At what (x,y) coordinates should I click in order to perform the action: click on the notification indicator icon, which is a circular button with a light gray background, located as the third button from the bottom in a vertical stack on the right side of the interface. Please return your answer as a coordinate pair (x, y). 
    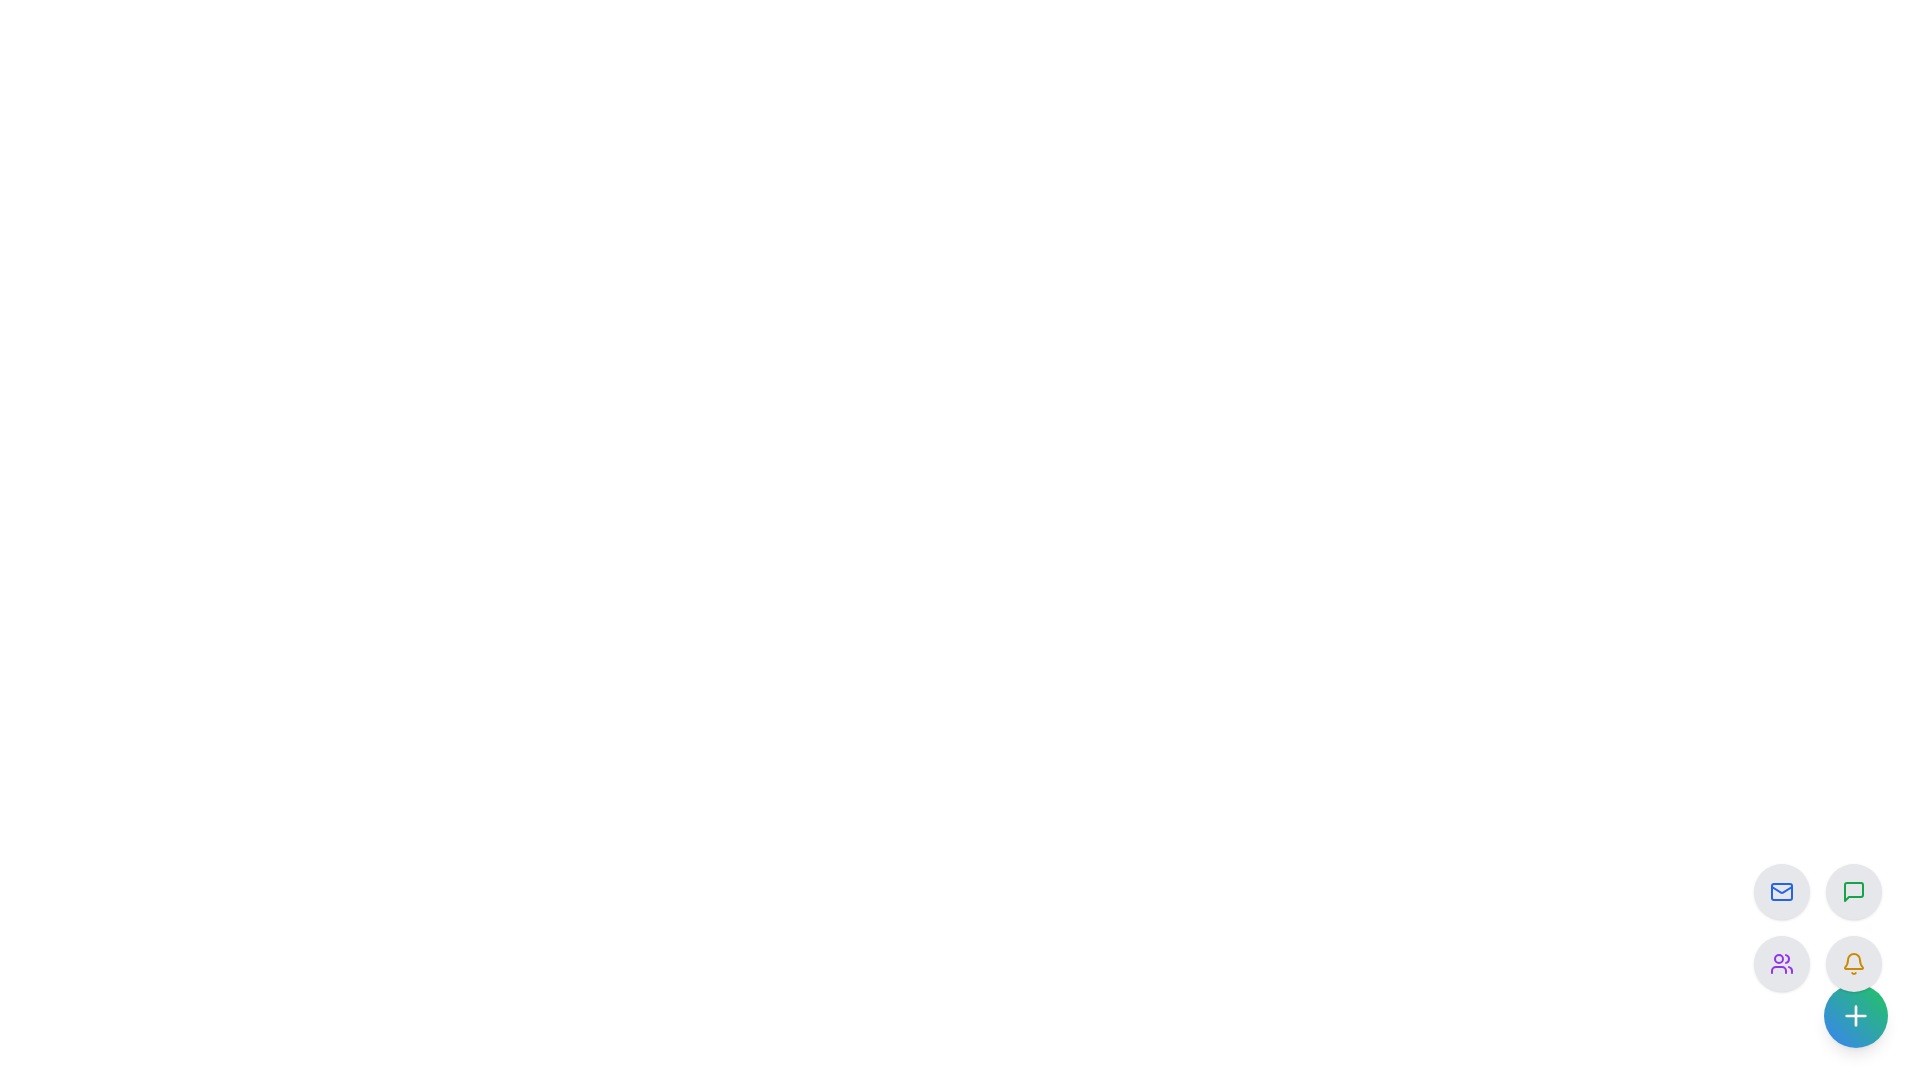
    Looking at the image, I should click on (1852, 963).